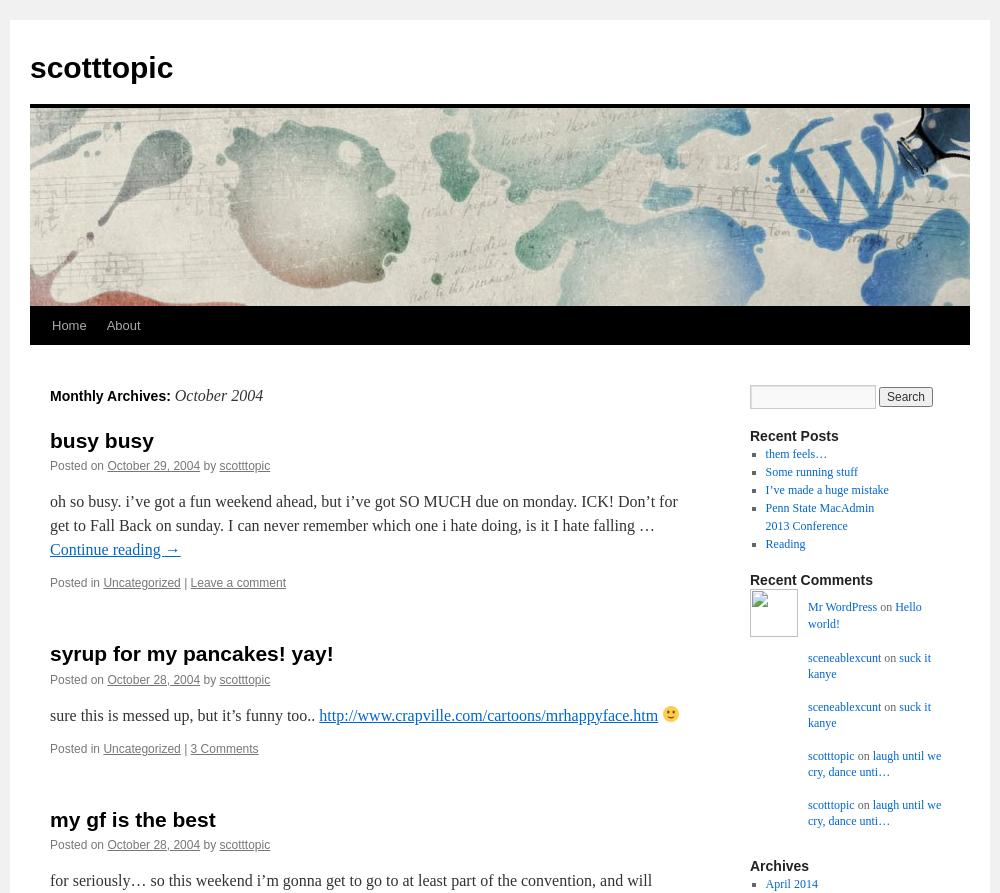 The image size is (1000, 893). I want to click on 'Leave a comment', so click(236, 582).